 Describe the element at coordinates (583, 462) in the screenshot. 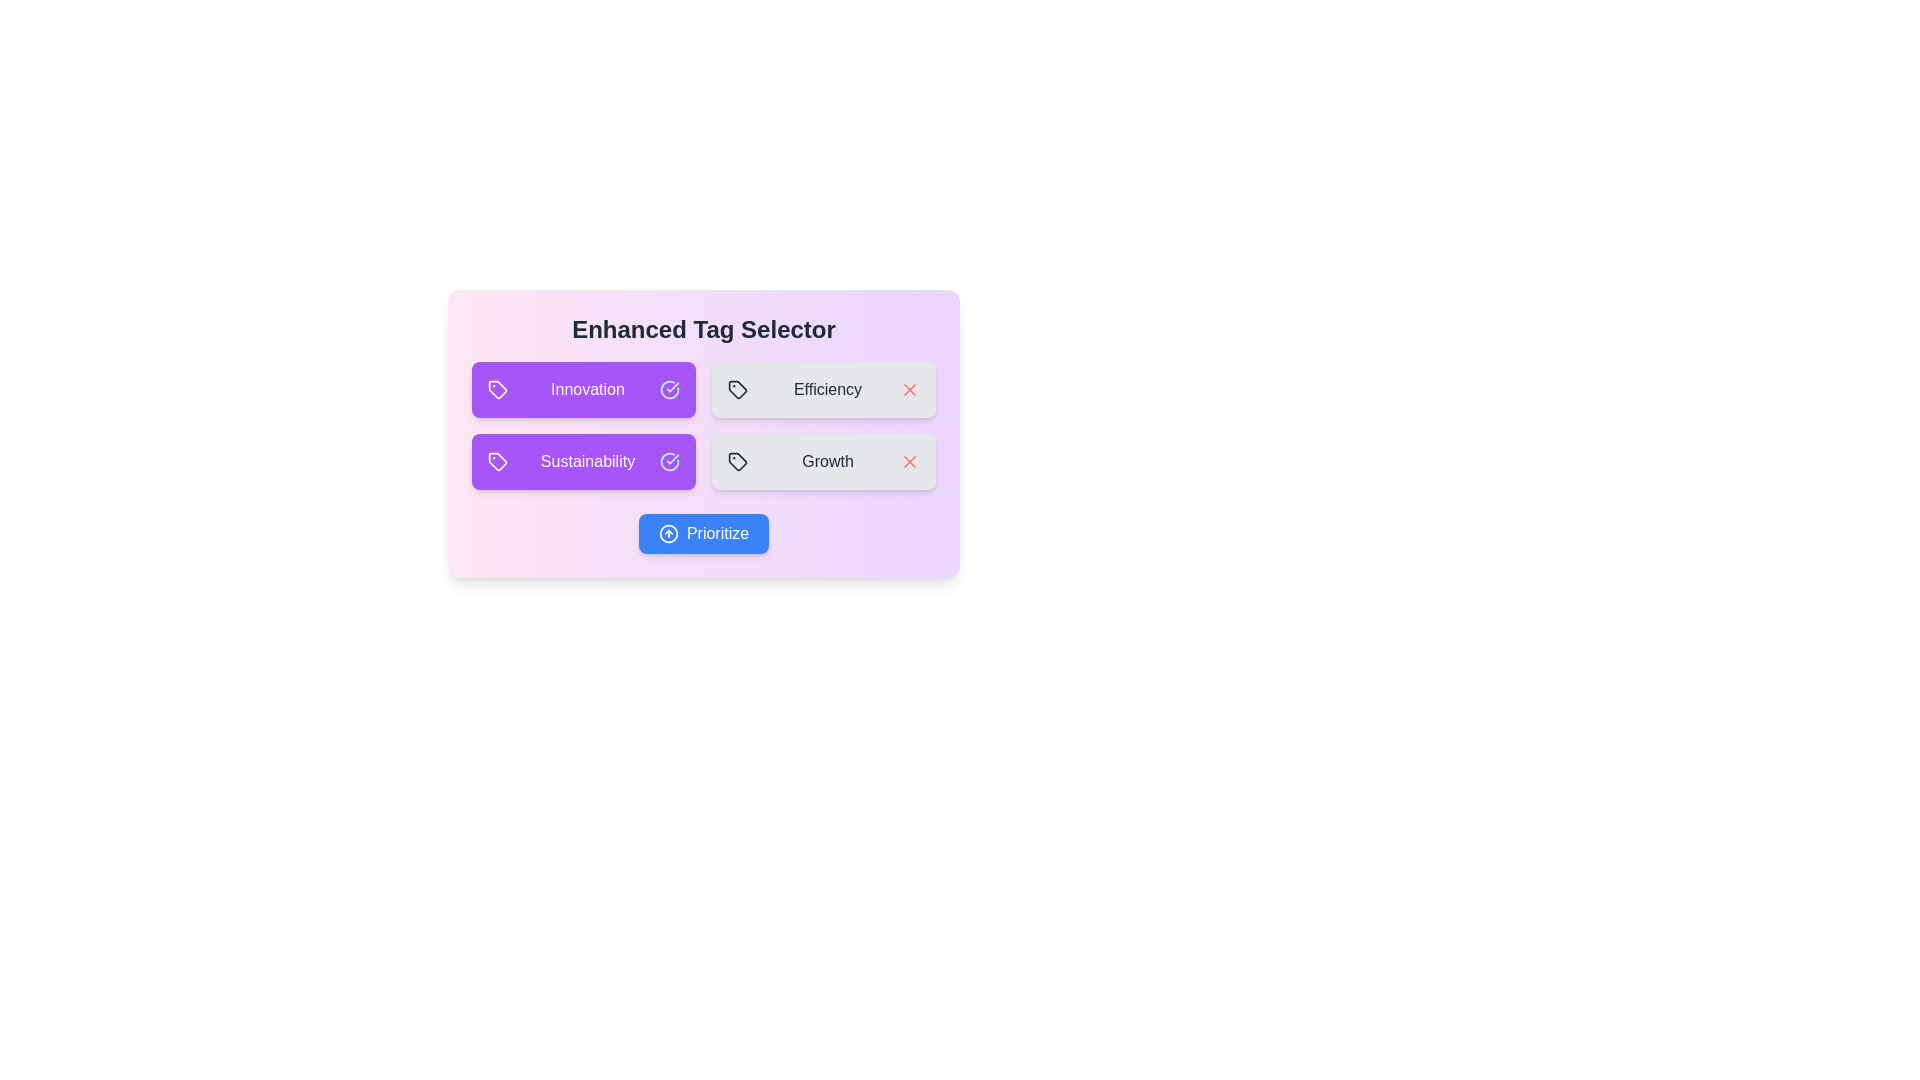

I see `the tag Sustainability` at that location.